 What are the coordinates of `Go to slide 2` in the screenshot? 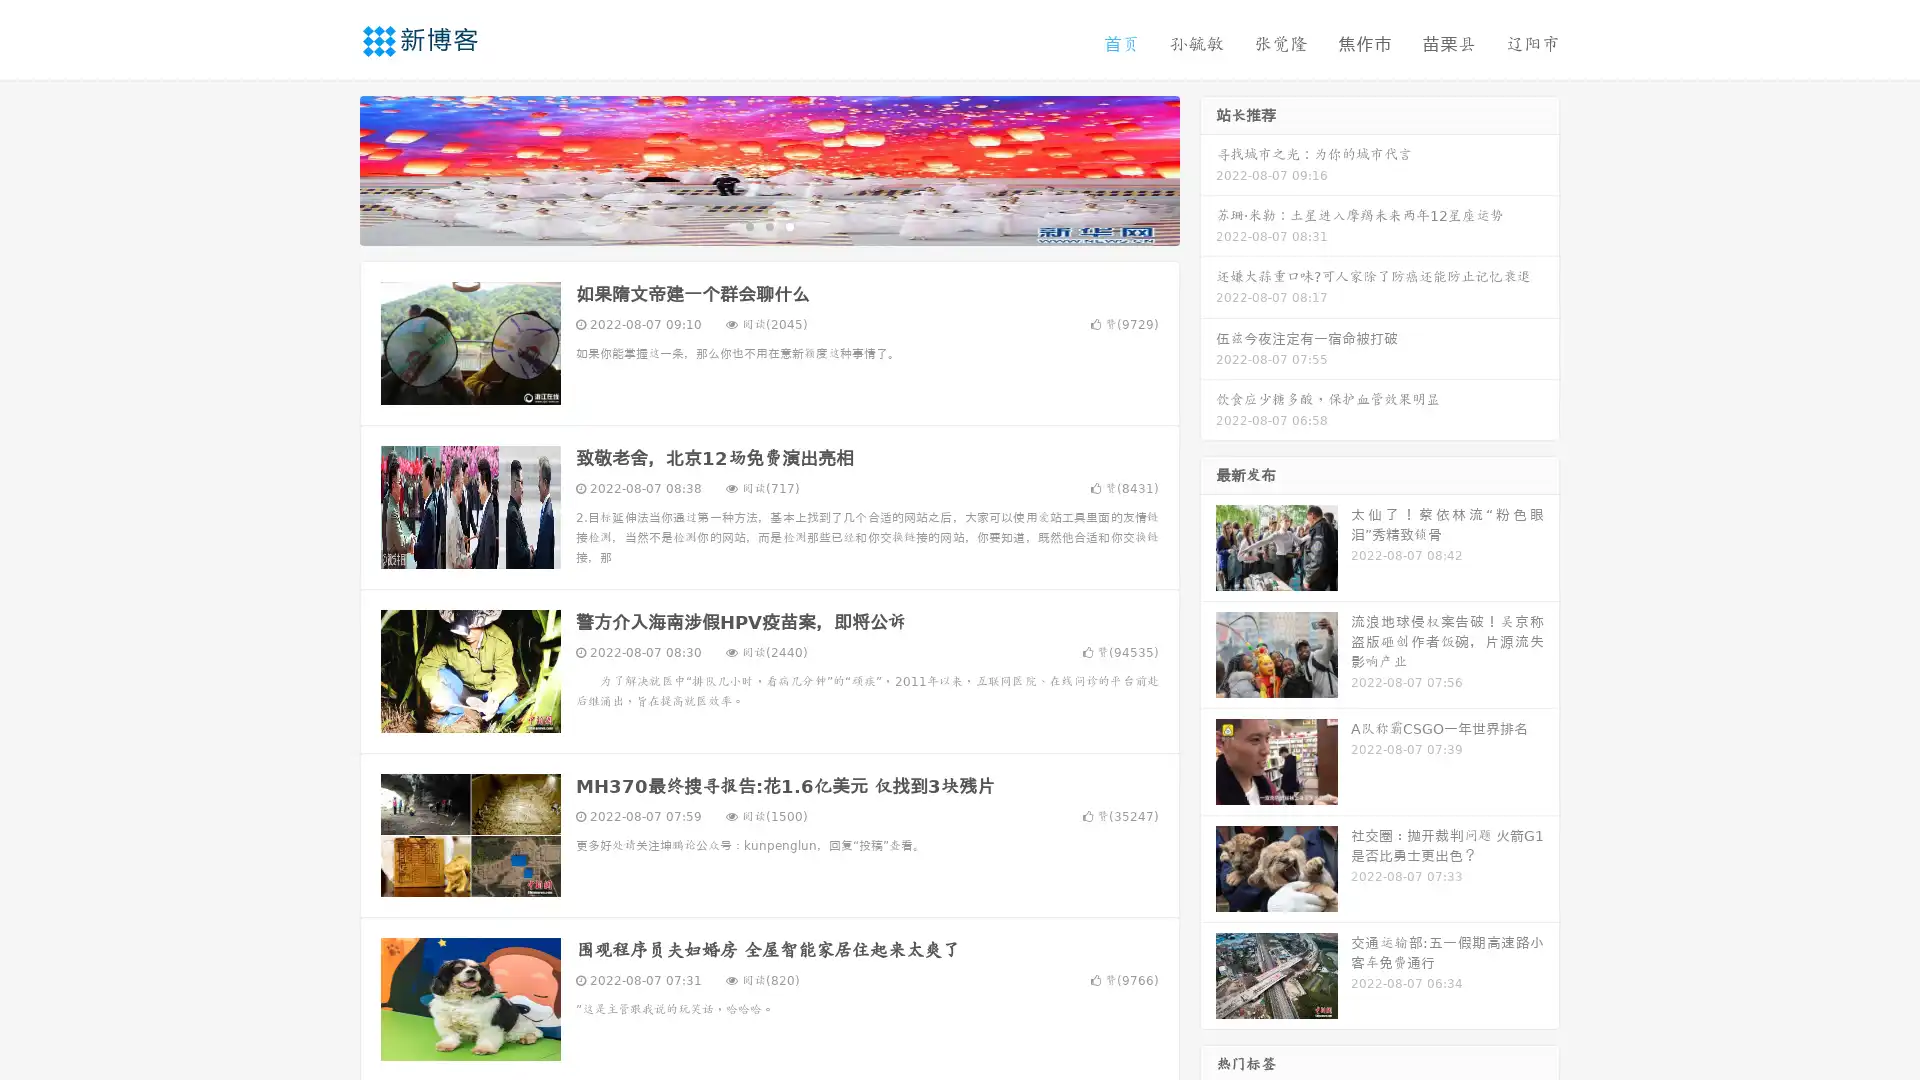 It's located at (768, 225).